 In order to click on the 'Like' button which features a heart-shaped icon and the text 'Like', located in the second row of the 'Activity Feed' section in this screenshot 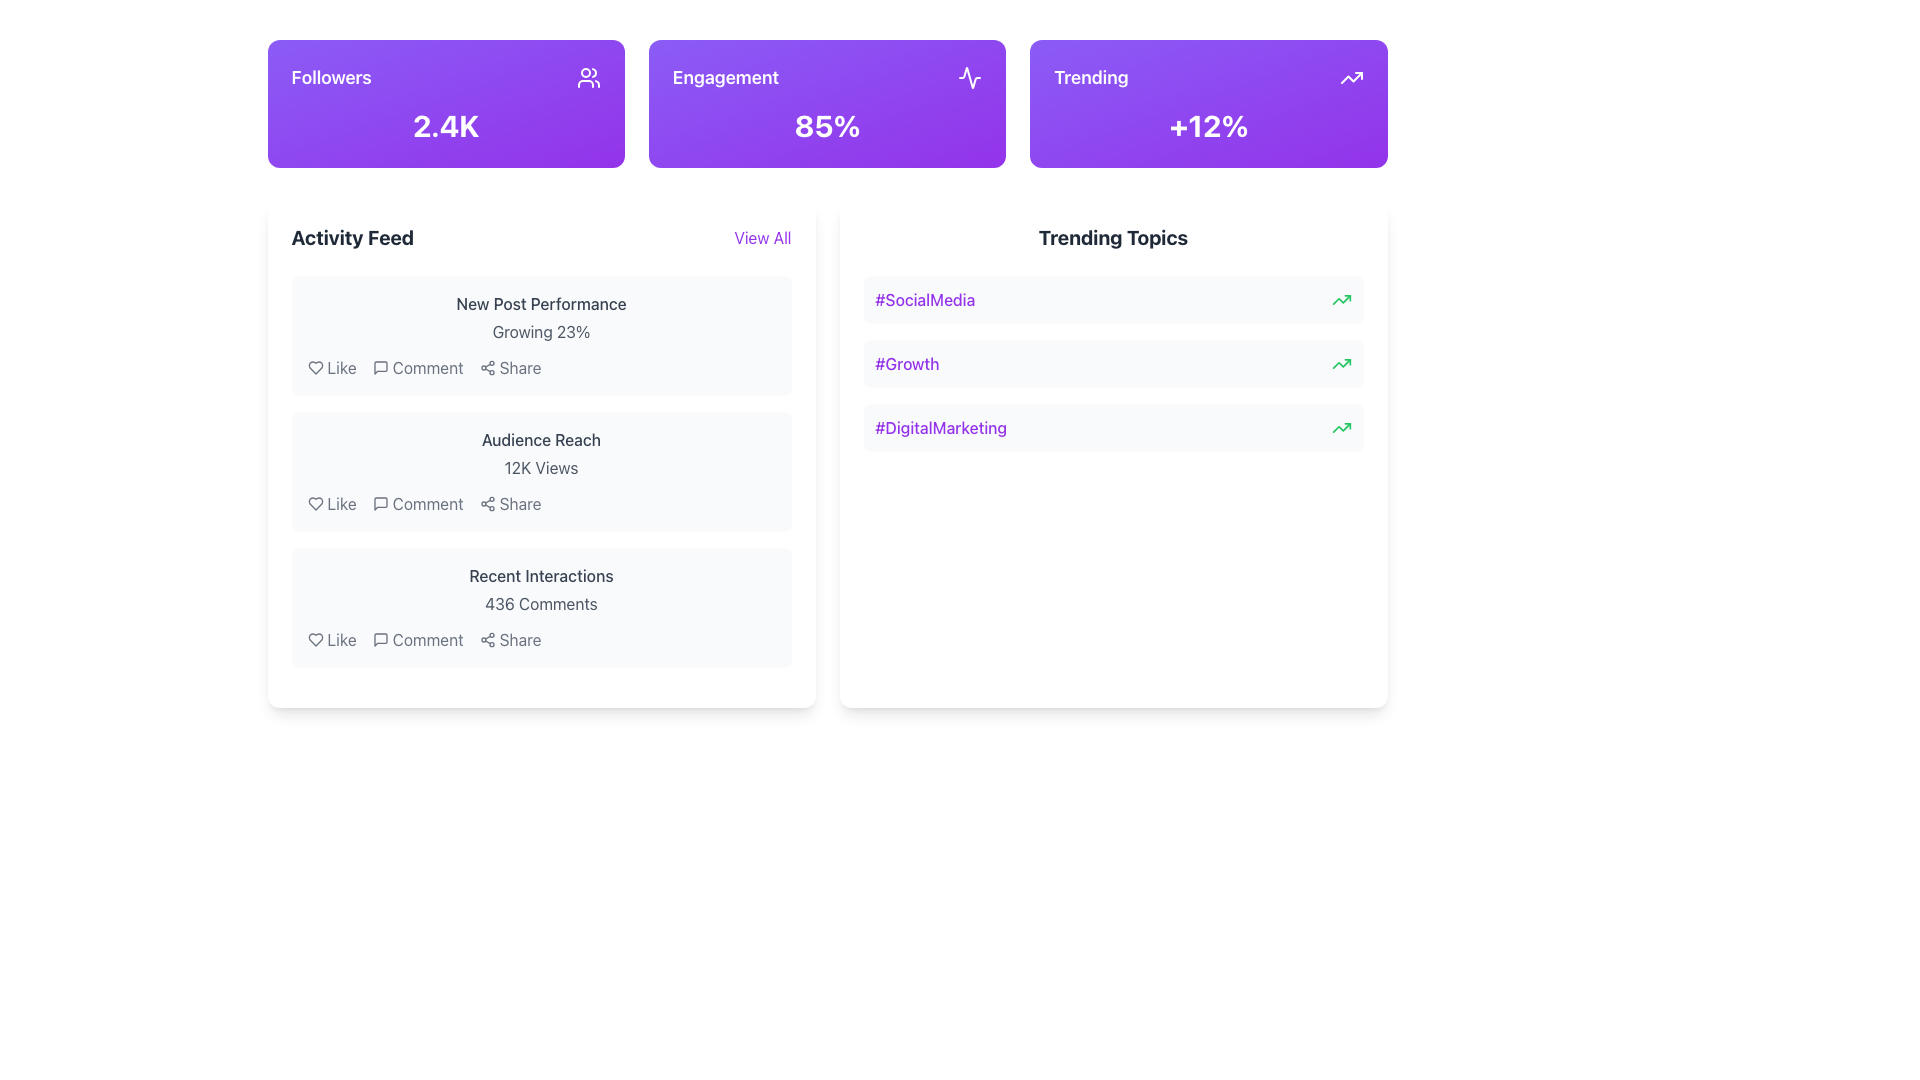, I will do `click(332, 503)`.